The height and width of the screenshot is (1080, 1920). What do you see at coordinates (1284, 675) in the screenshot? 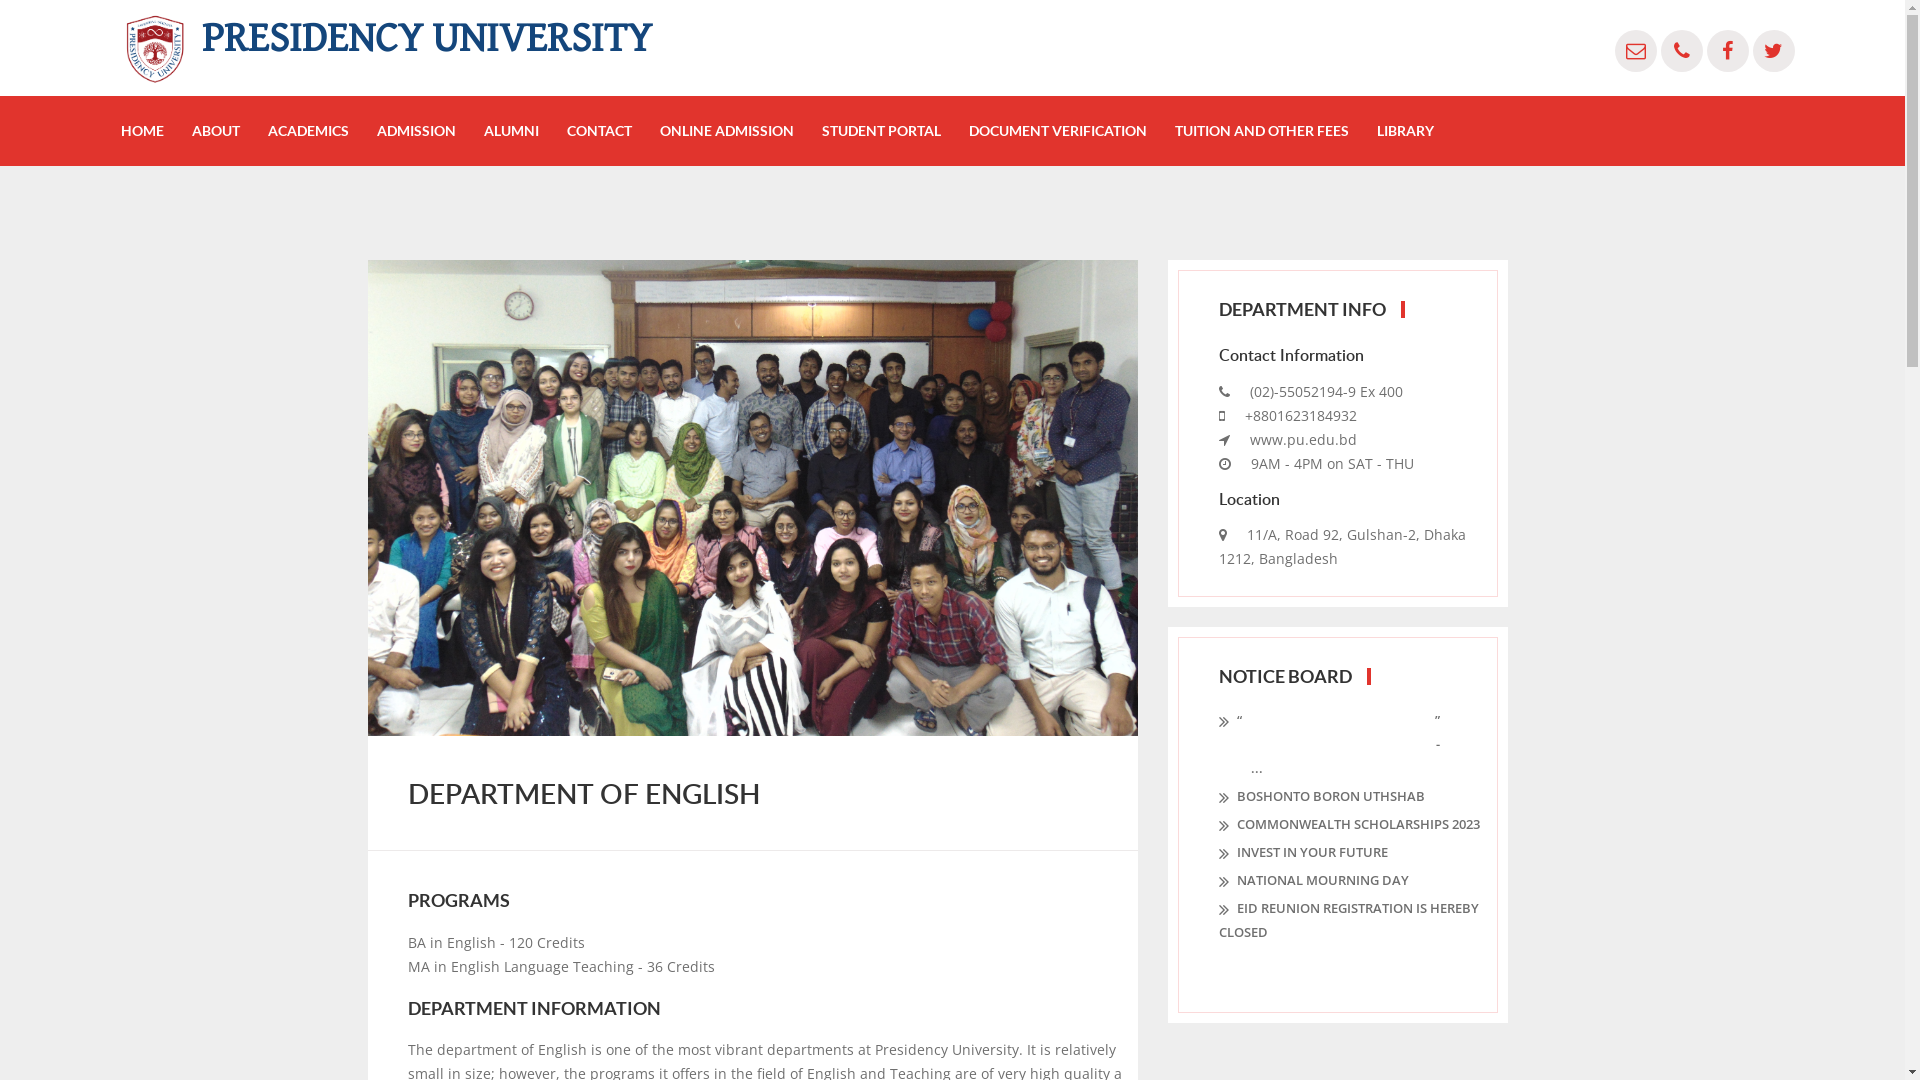
I see `'NOTICE BOARD'` at bounding box center [1284, 675].